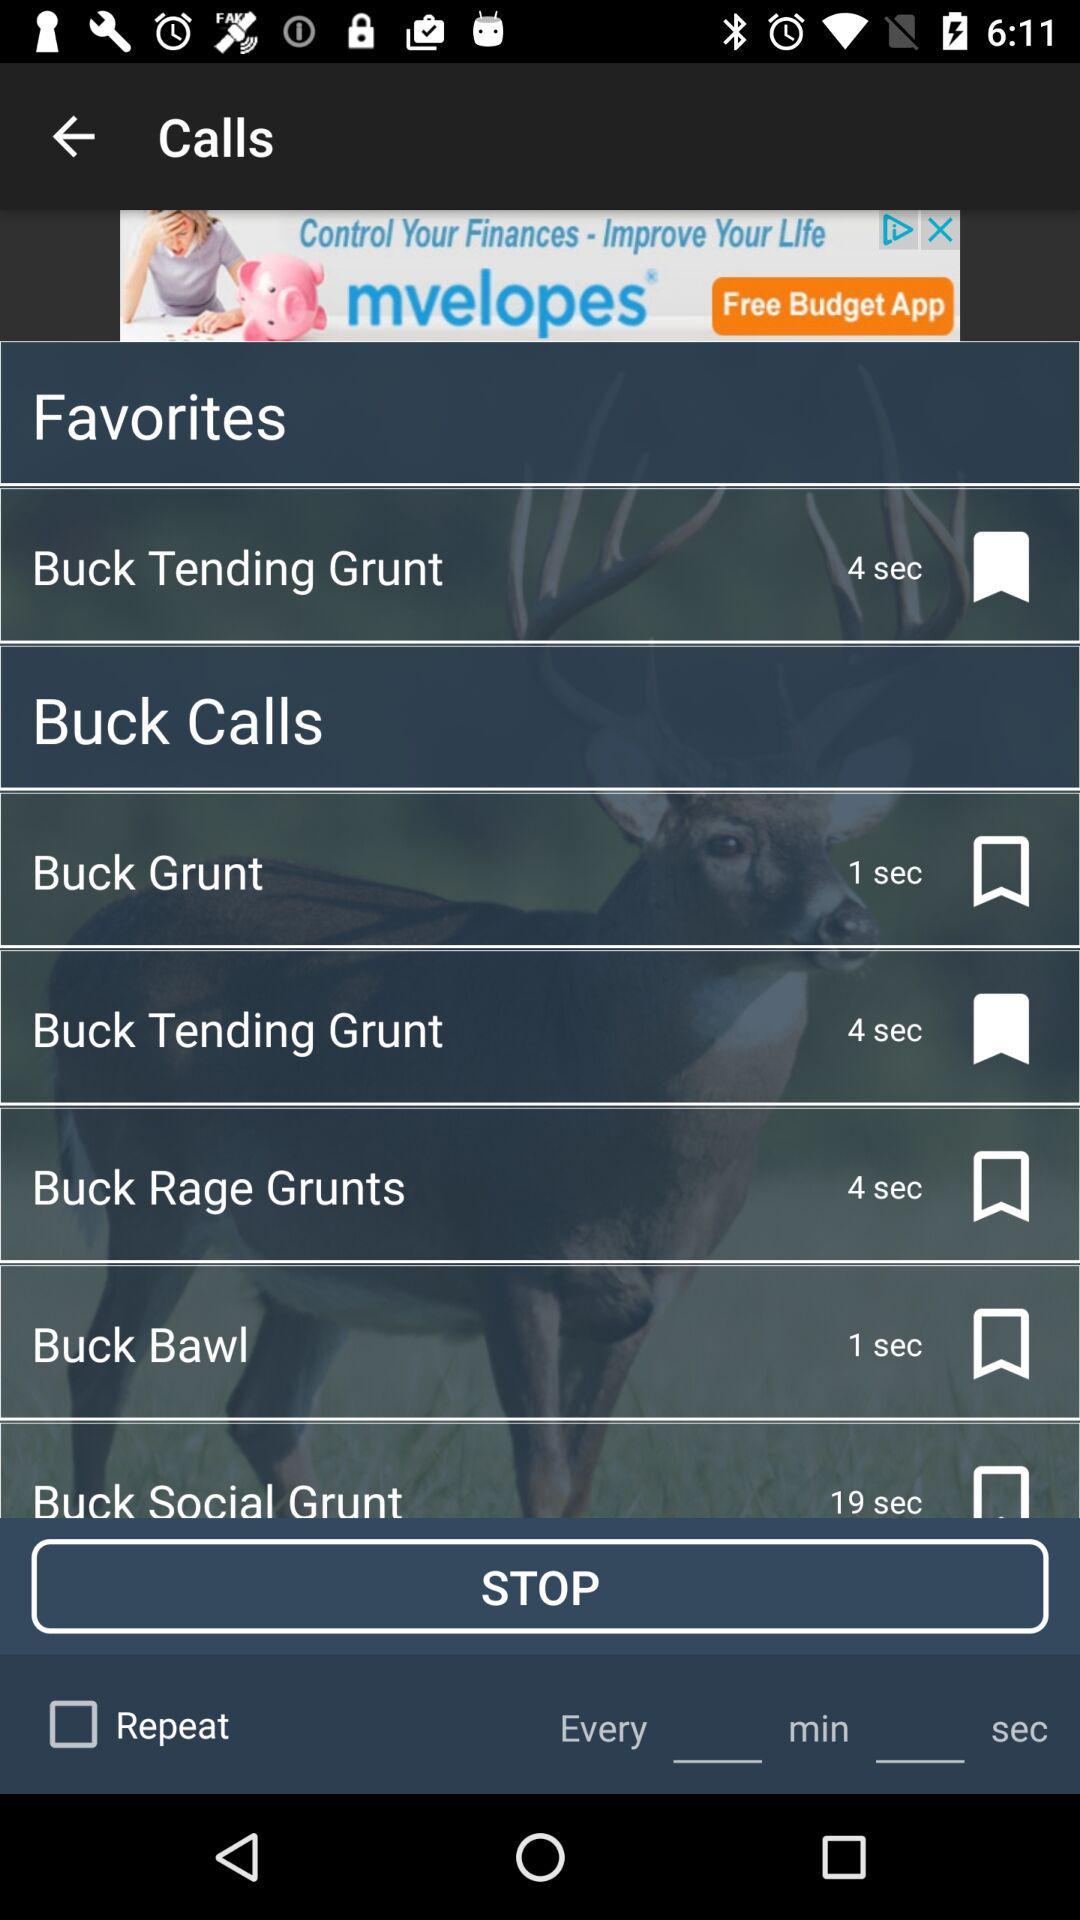 The image size is (1080, 1920). Describe the element at coordinates (540, 274) in the screenshot. I see `make advertisement` at that location.